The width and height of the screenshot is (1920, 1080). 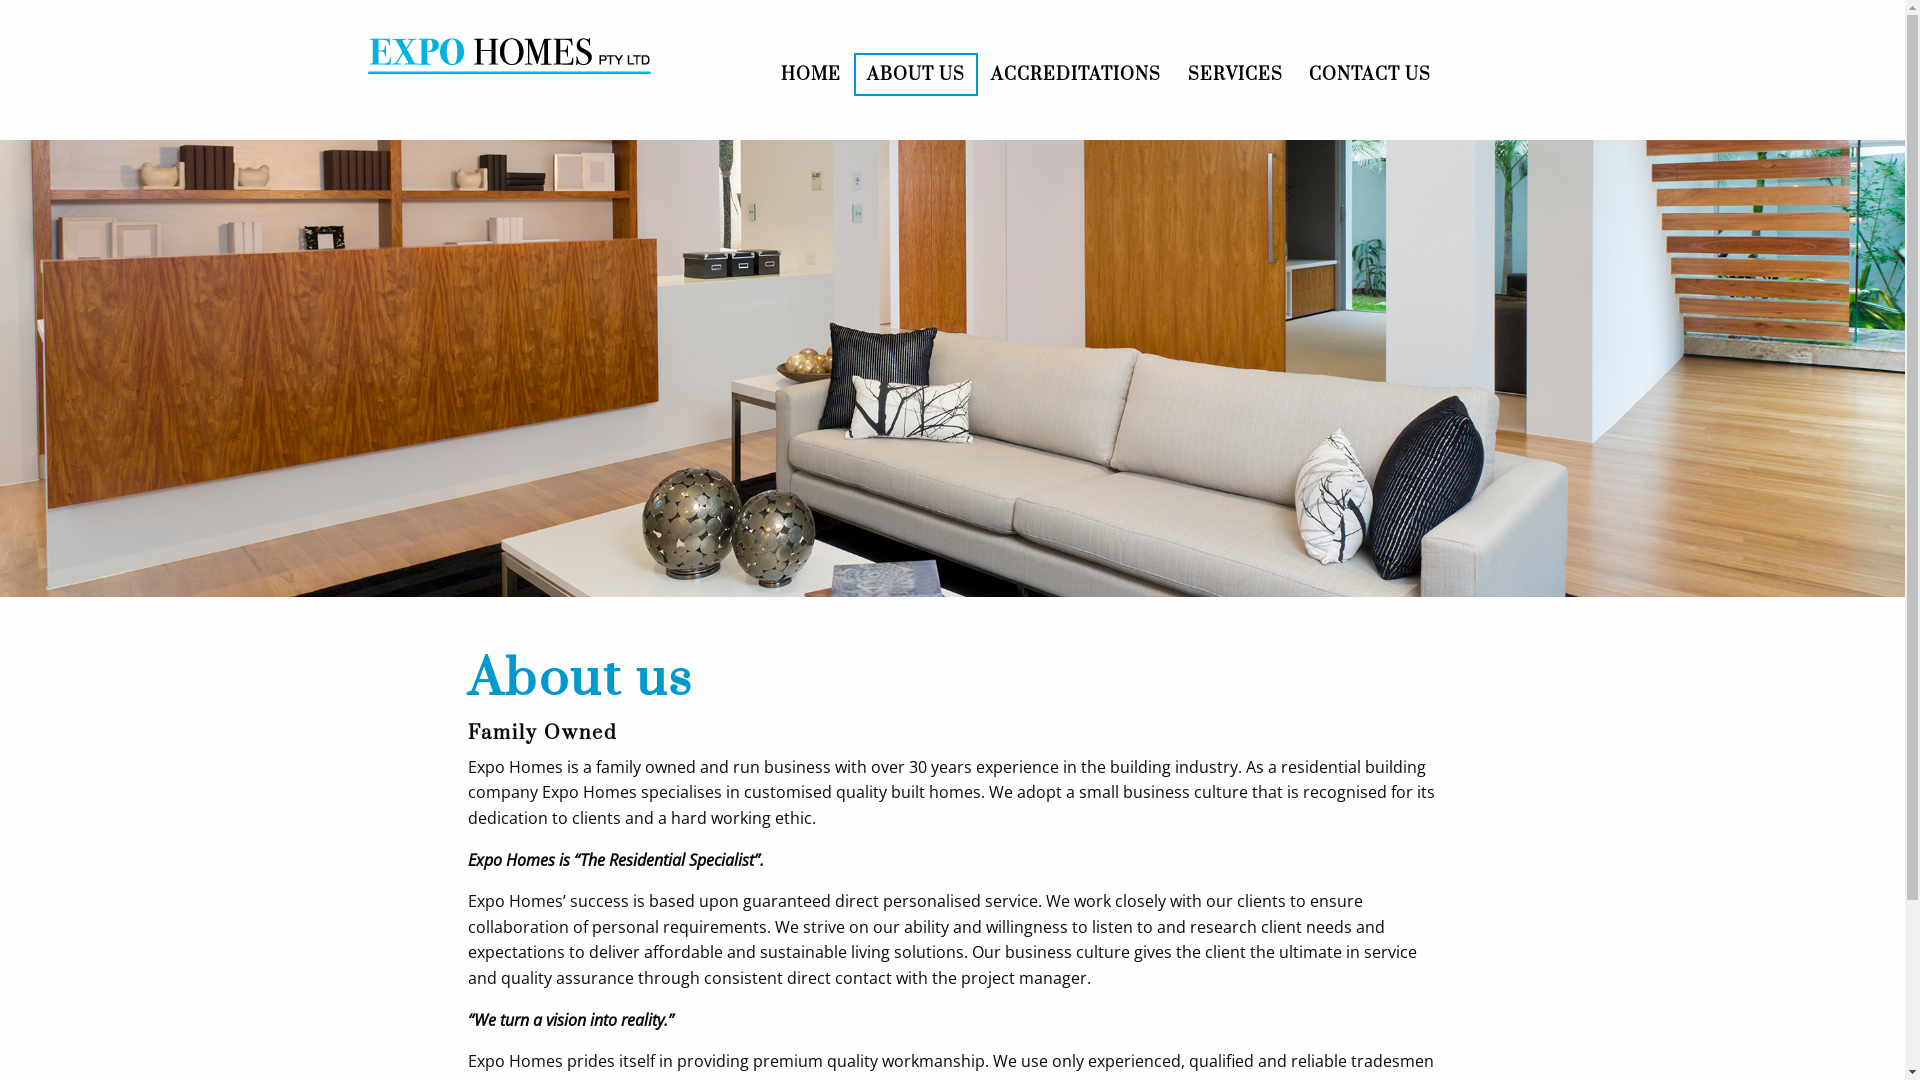 What do you see at coordinates (1175, 72) in the screenshot?
I see `'SERVICES'` at bounding box center [1175, 72].